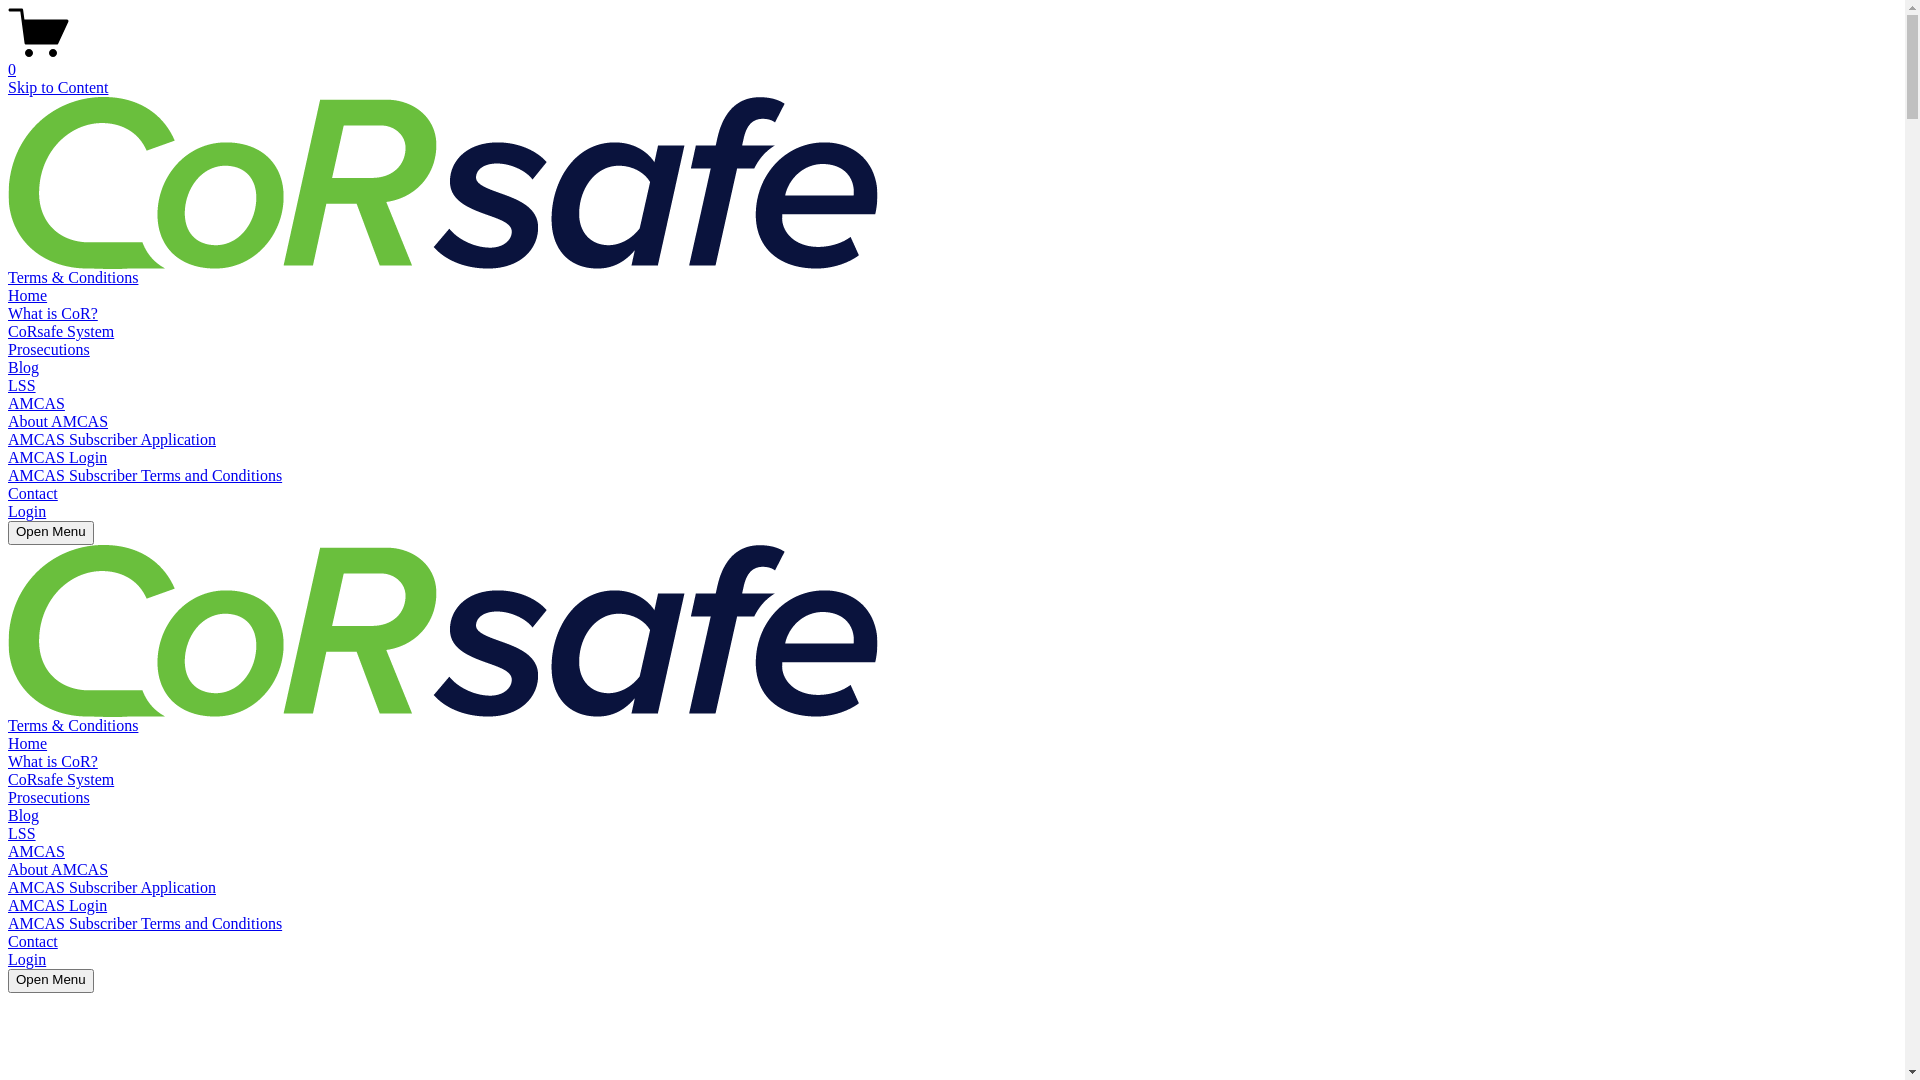  I want to click on 'Terms & Conditions', so click(72, 725).